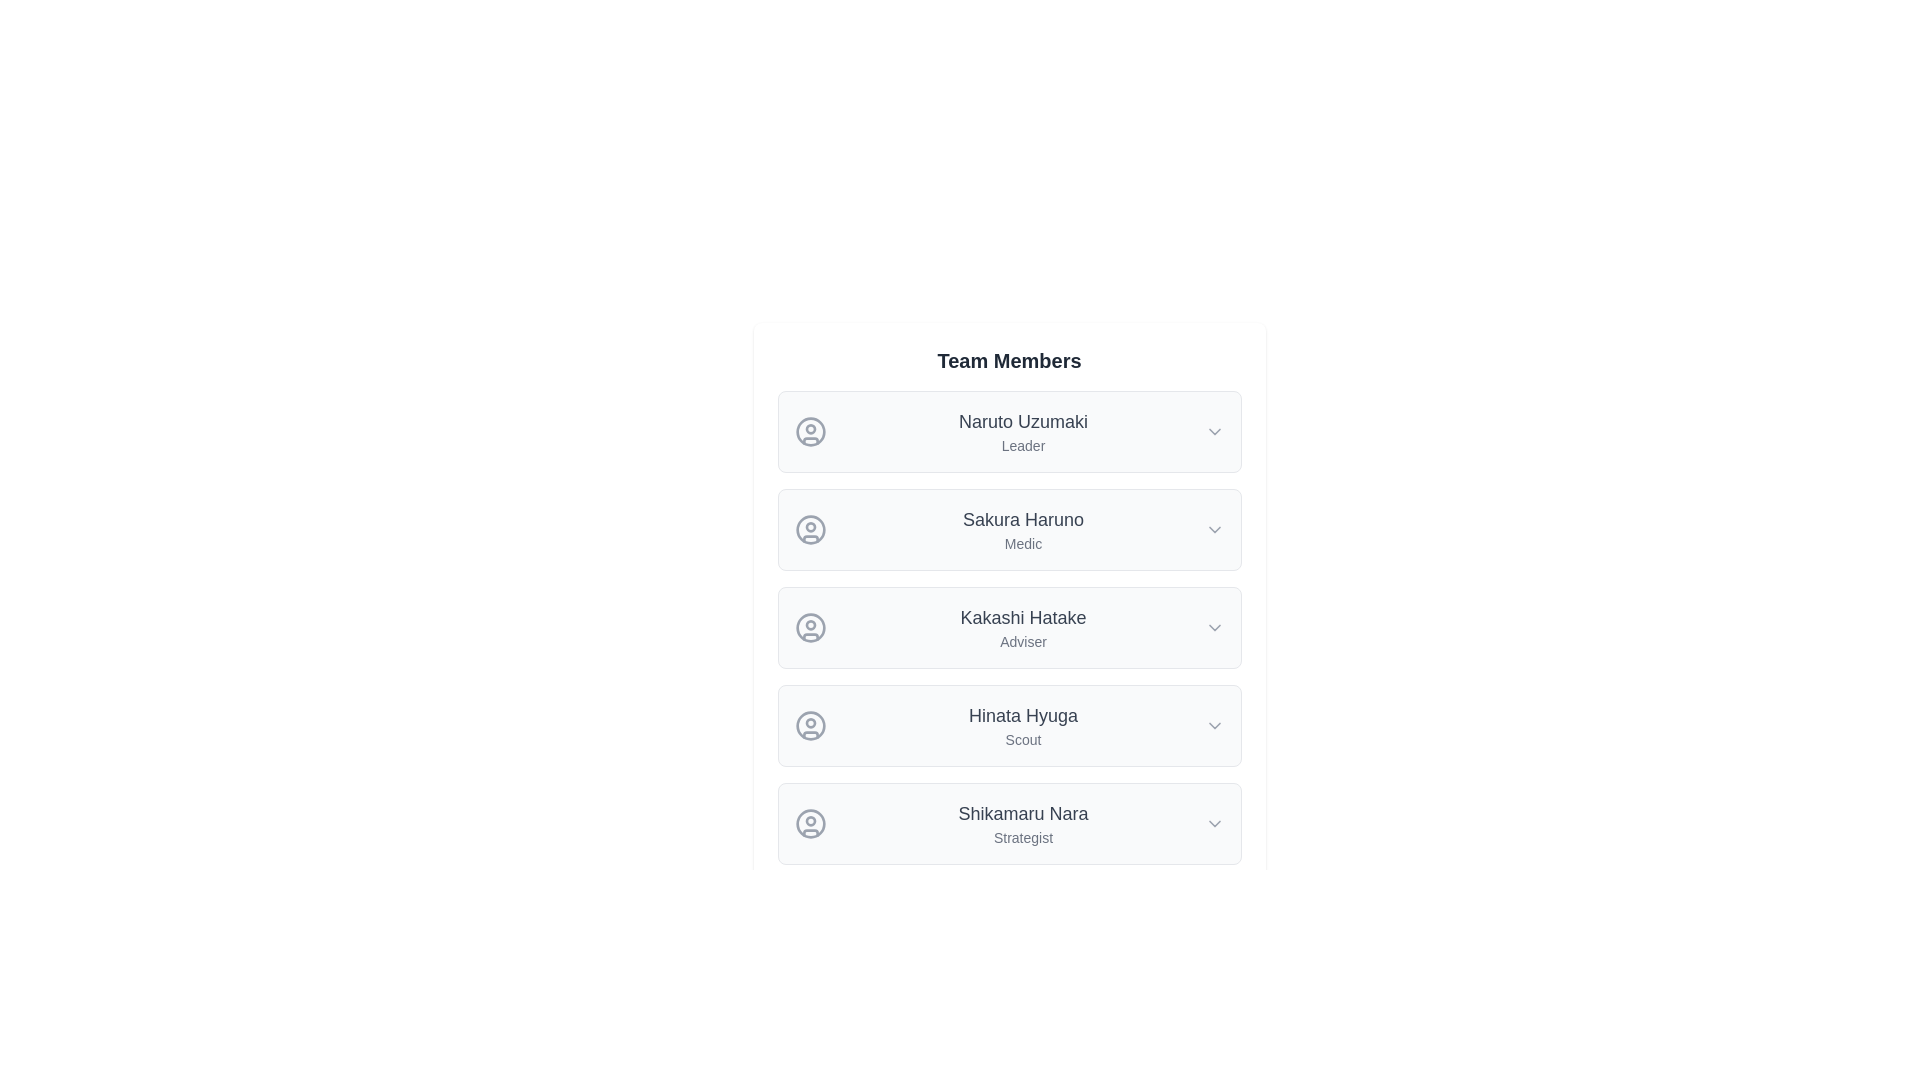 The height and width of the screenshot is (1080, 1920). I want to click on text label displaying 'Kakashi Hatake' in bold gray font, located in the middle card of team members, so click(1023, 616).